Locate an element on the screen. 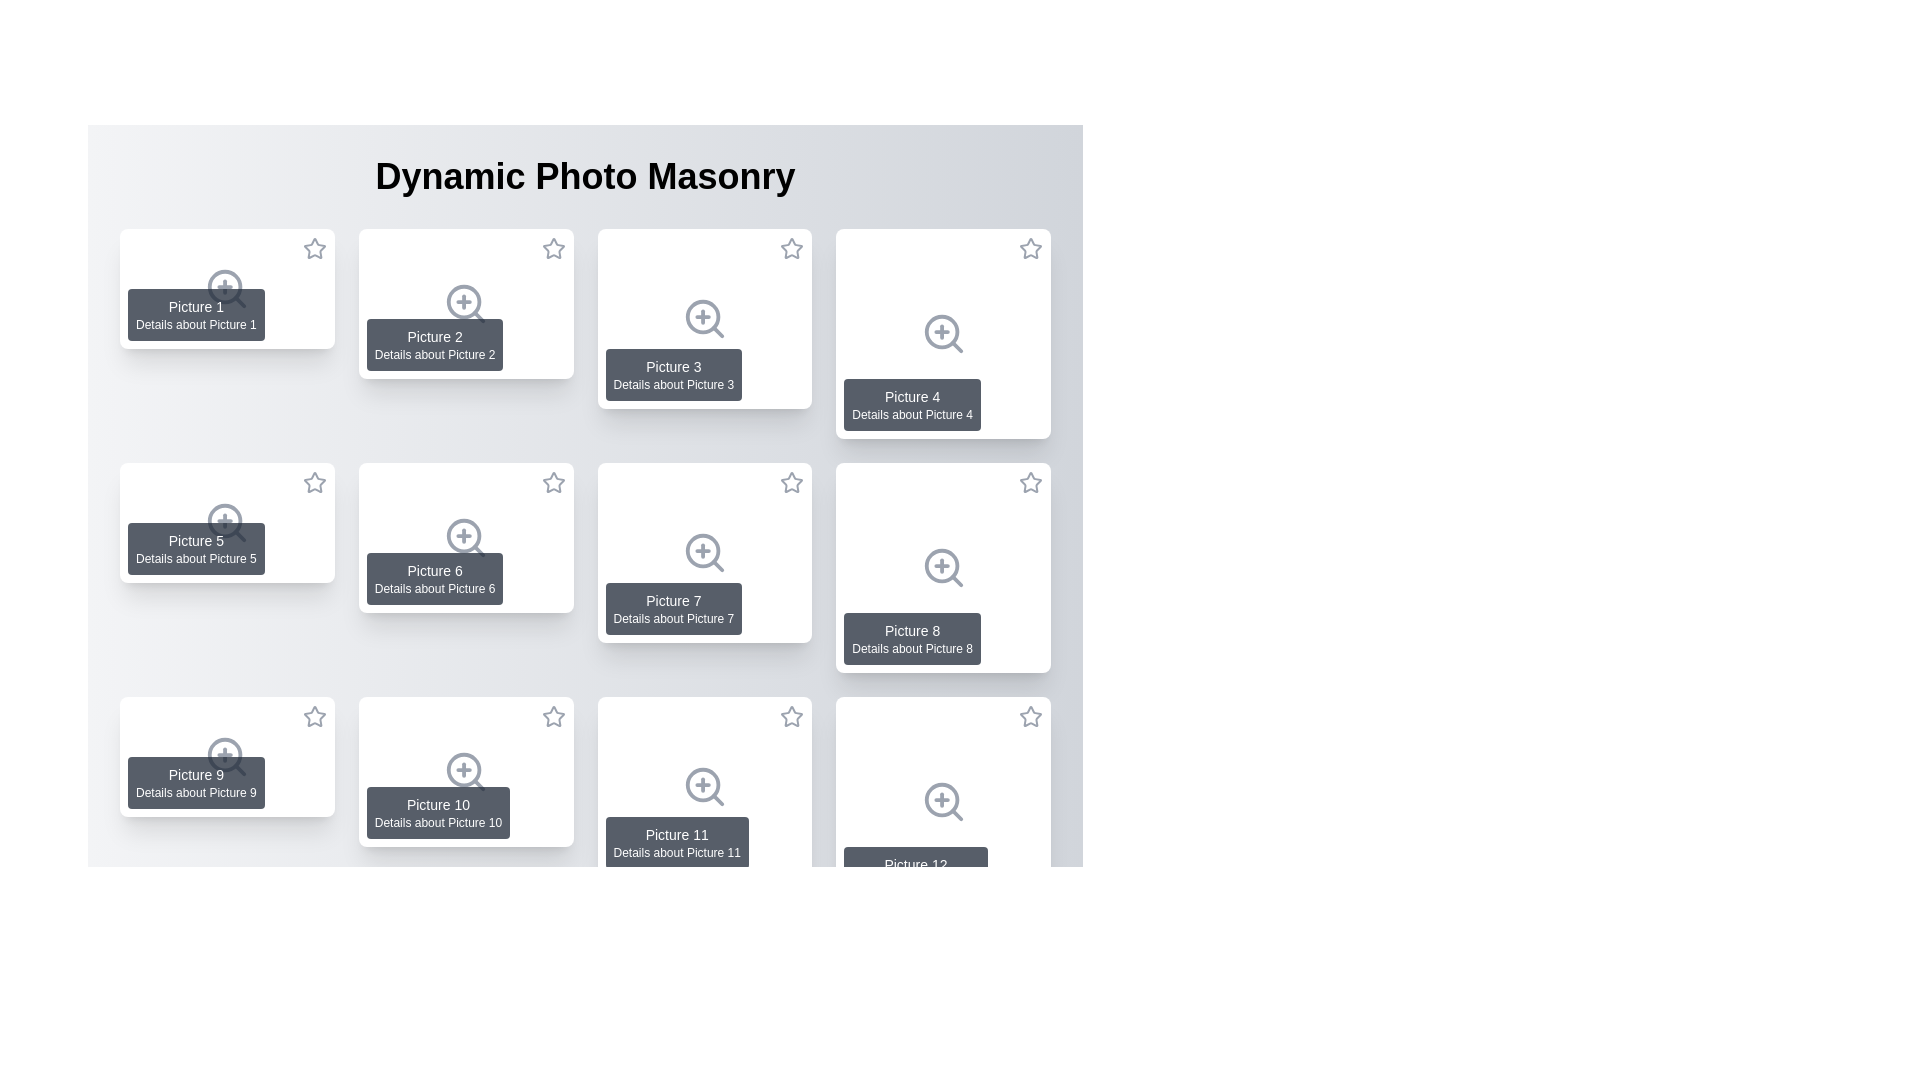 The height and width of the screenshot is (1080, 1920). the star icon in the top-right corner of Picture 8 to mark the associated item as favorite is located at coordinates (1031, 486).